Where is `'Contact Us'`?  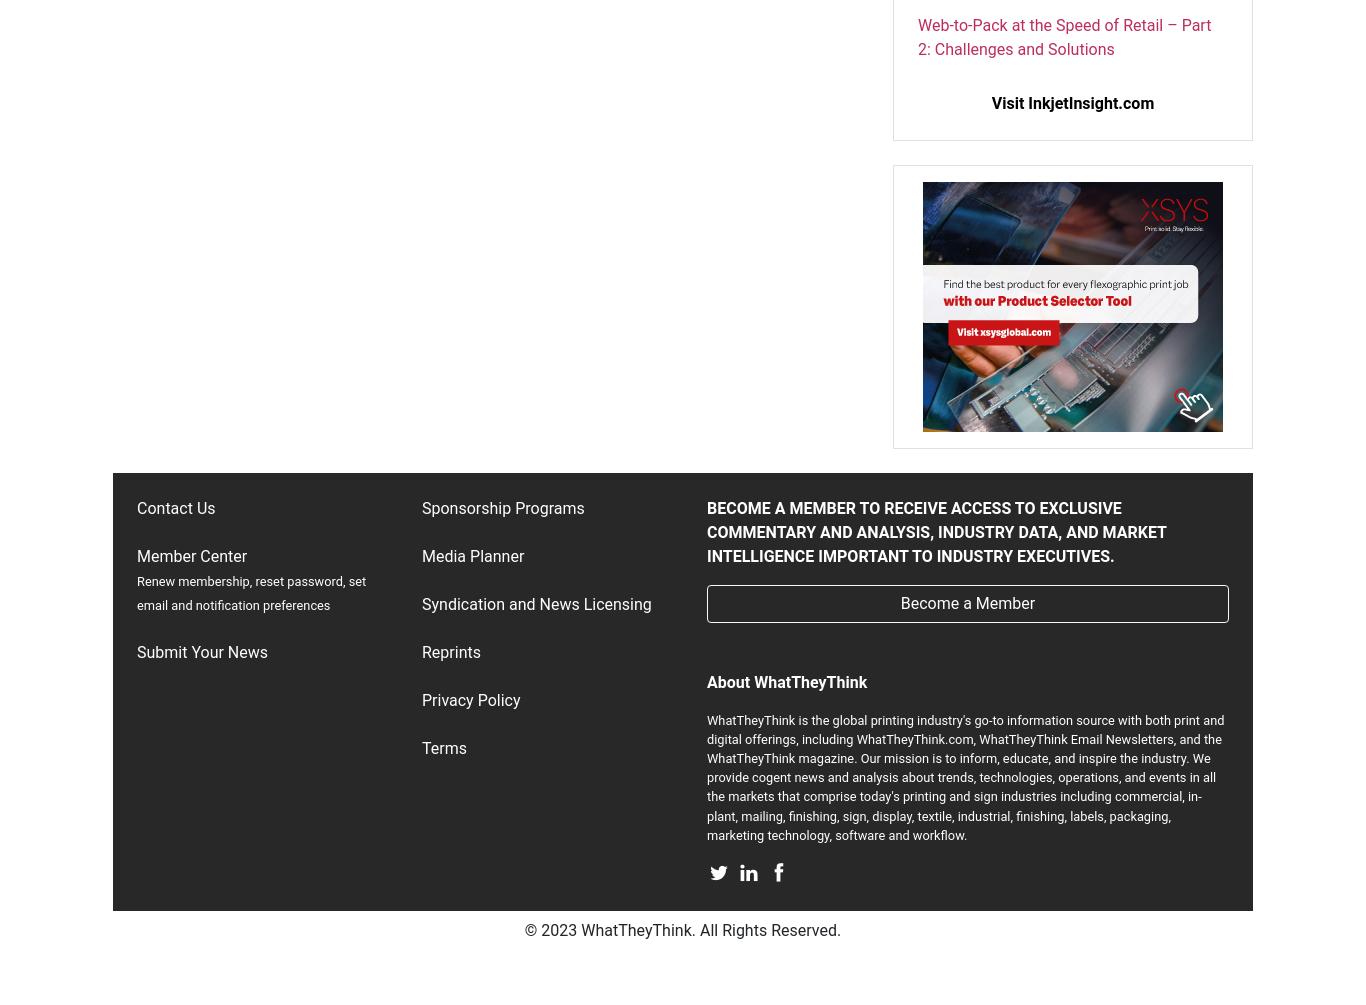
'Contact Us' is located at coordinates (174, 506).